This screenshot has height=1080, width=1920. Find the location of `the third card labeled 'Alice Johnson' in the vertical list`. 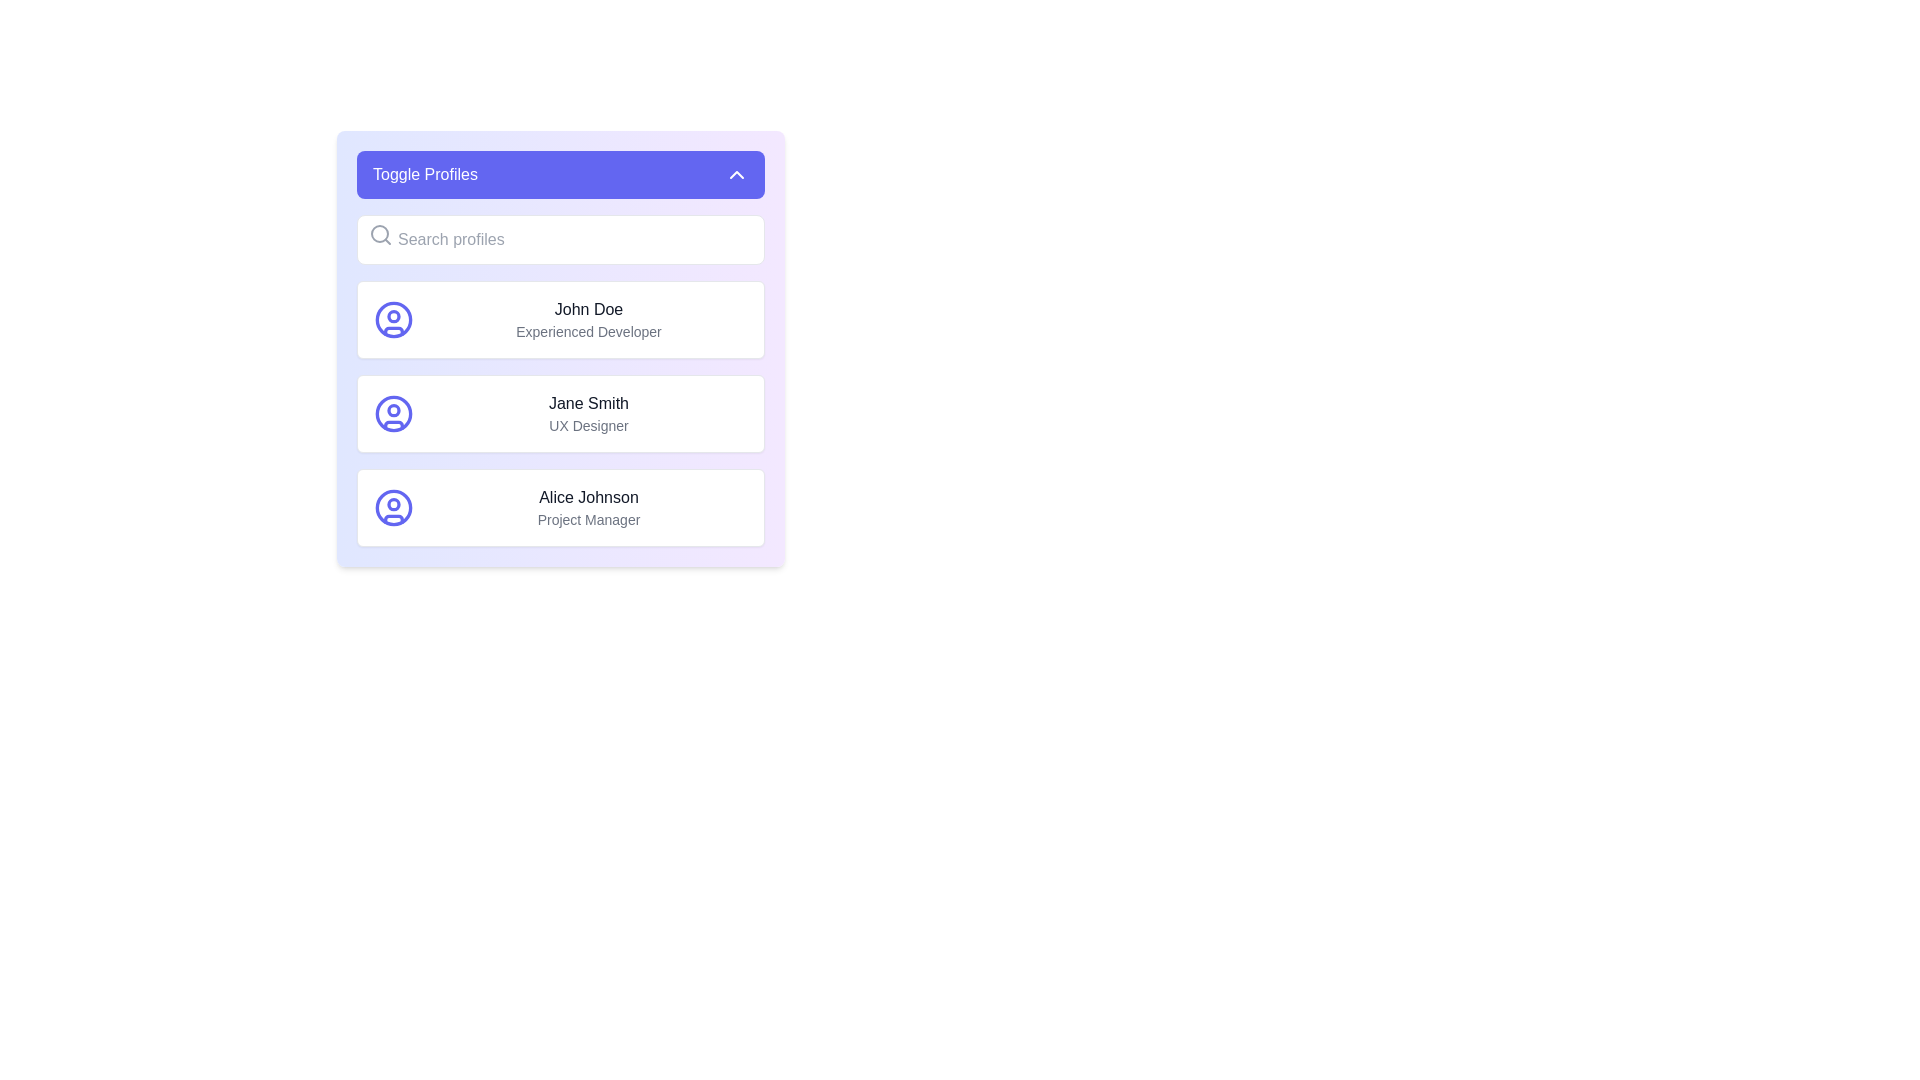

the third card labeled 'Alice Johnson' in the vertical list is located at coordinates (560, 507).